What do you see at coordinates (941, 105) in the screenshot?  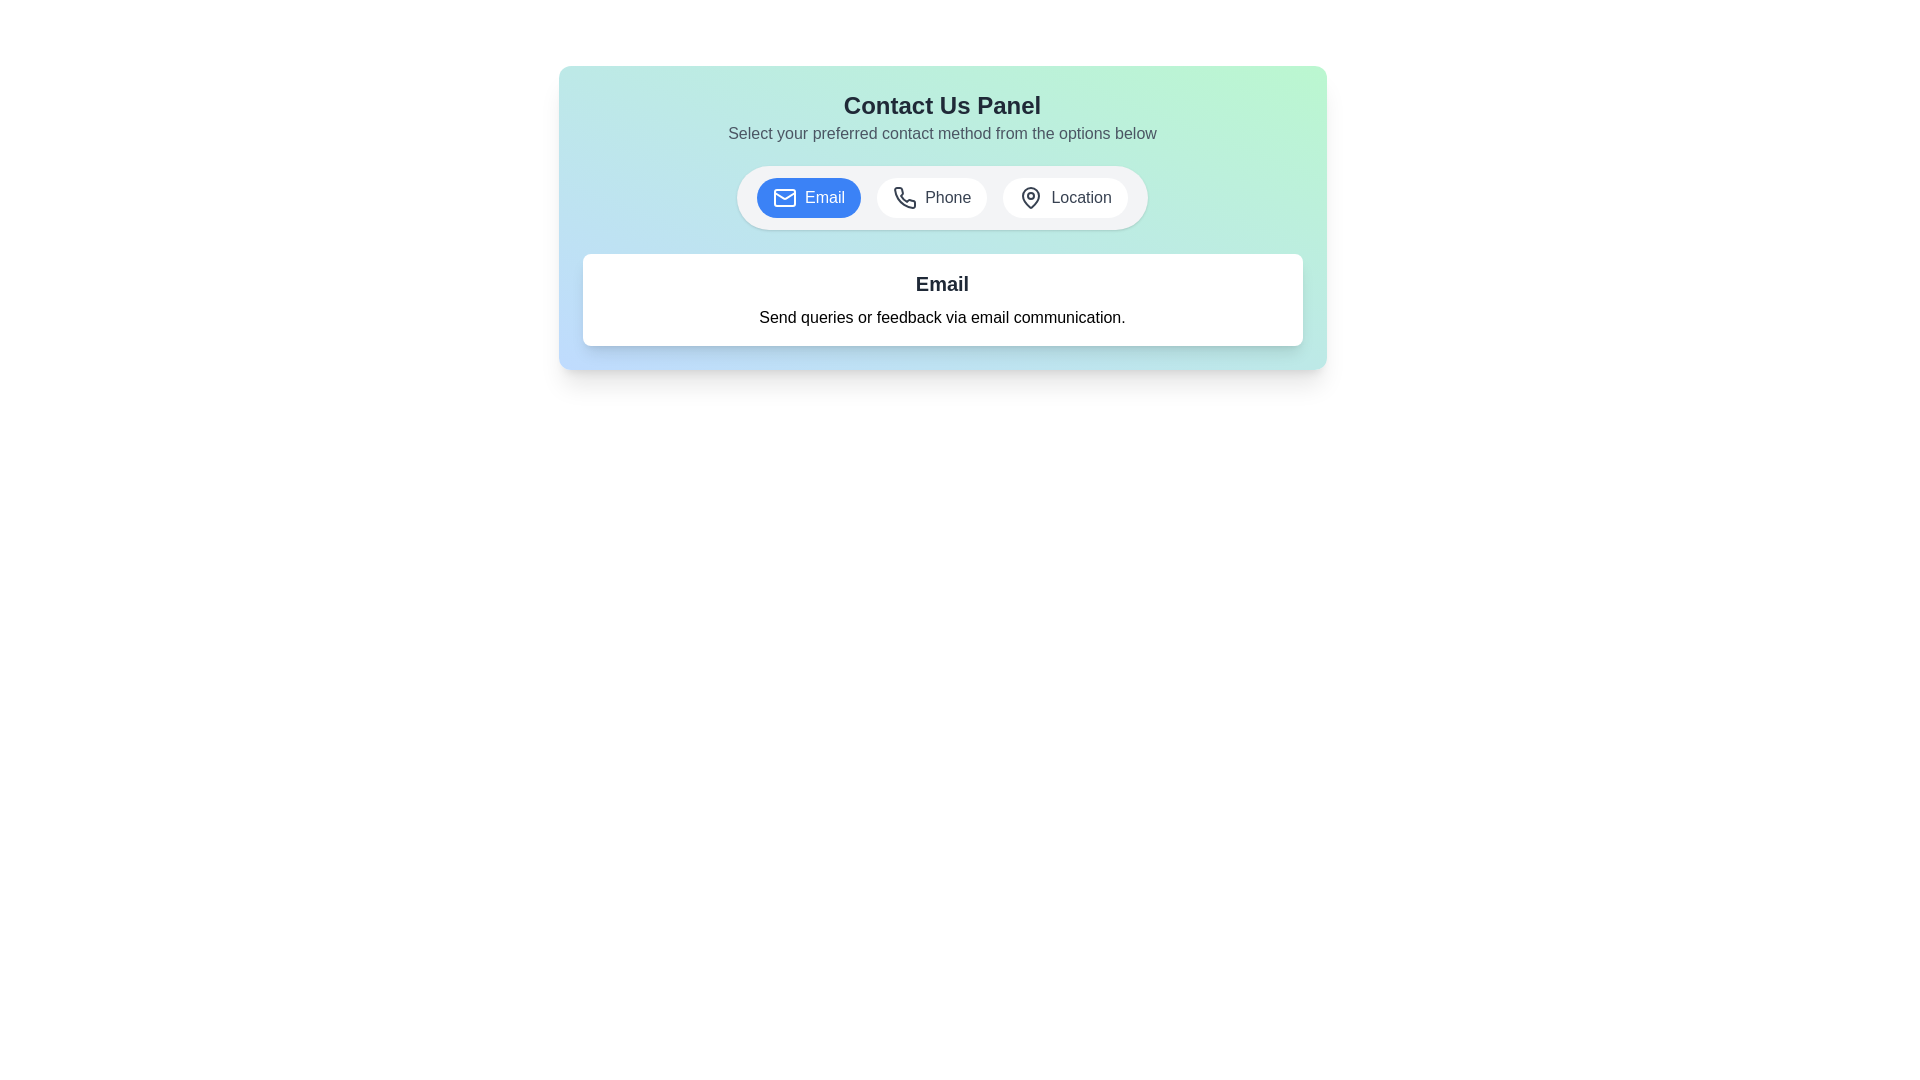 I see `the 'Contact Us' header text label which indicates the section's purpose in the interface` at bounding box center [941, 105].